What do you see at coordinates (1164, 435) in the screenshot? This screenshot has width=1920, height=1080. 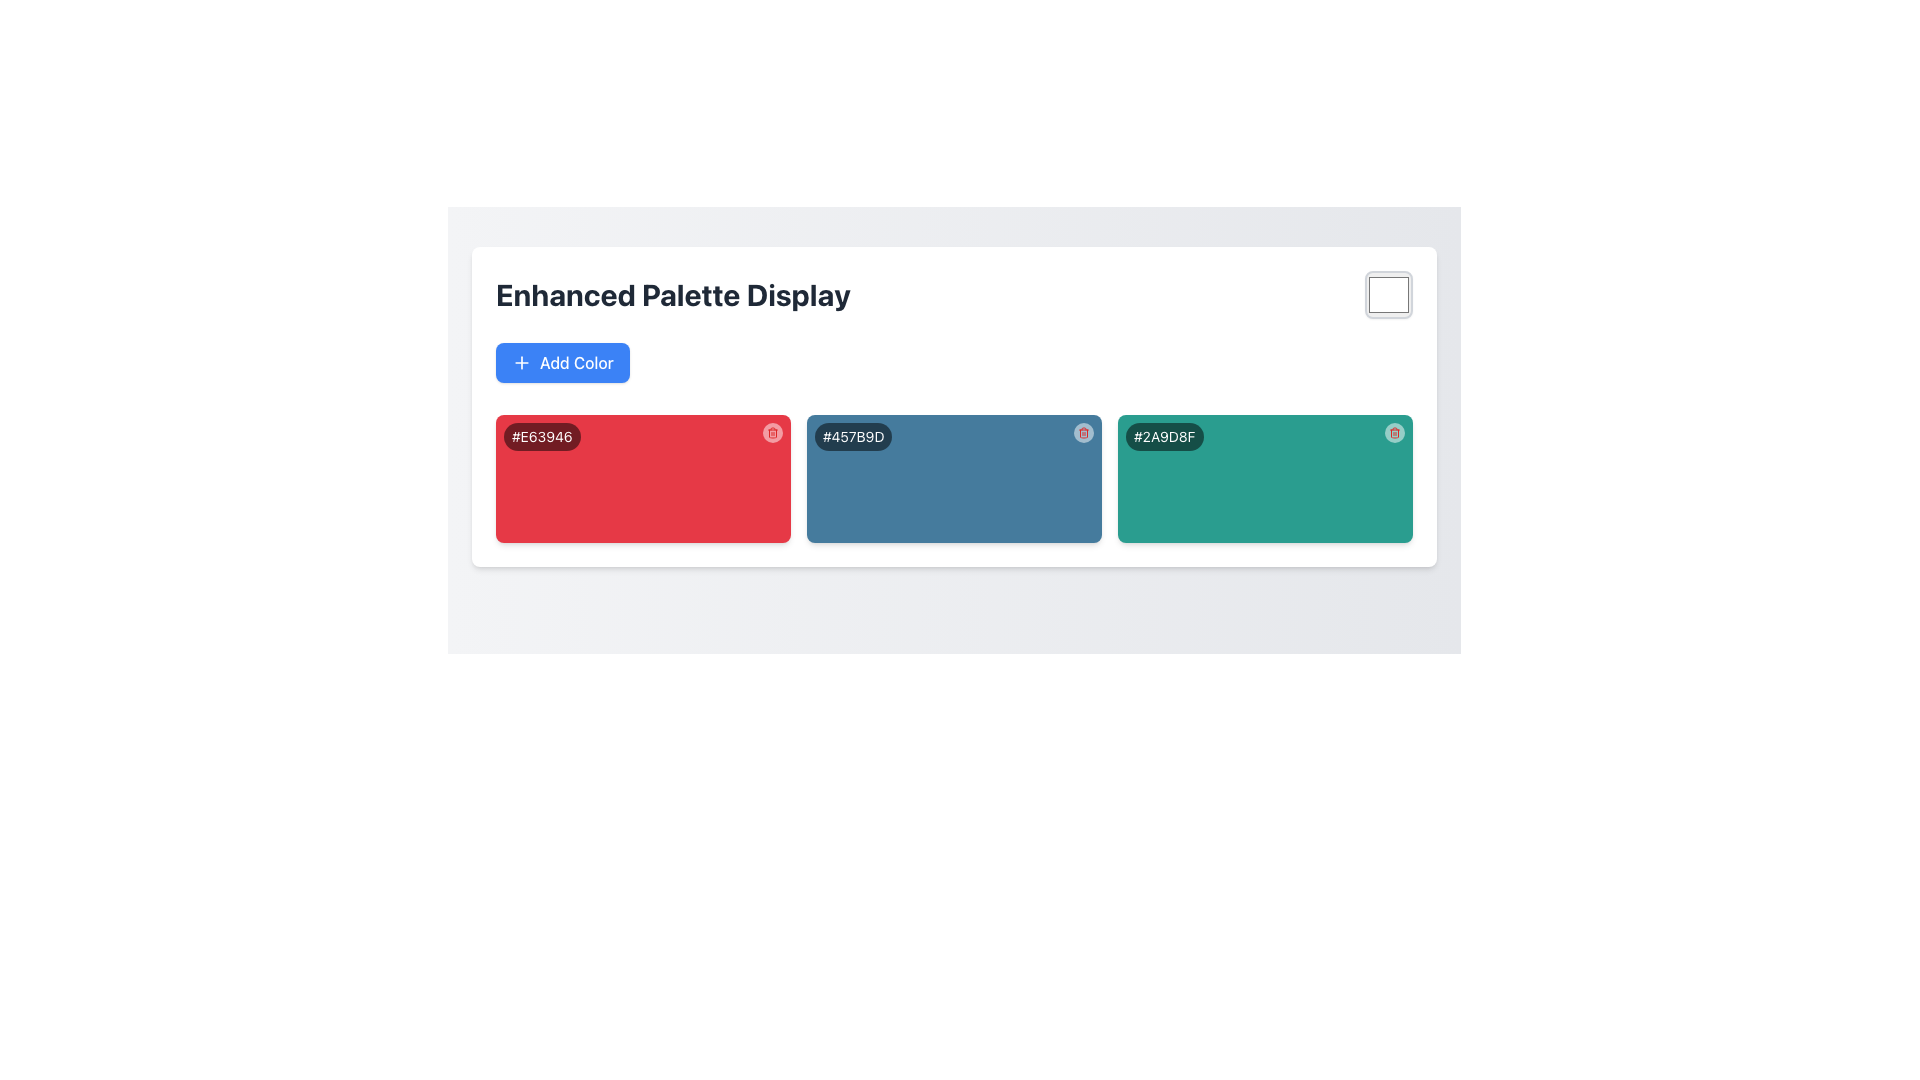 I see `the Label displaying the color code '#2A9D8F' located in the top-left corner of the rightmost card in a row of three cards` at bounding box center [1164, 435].